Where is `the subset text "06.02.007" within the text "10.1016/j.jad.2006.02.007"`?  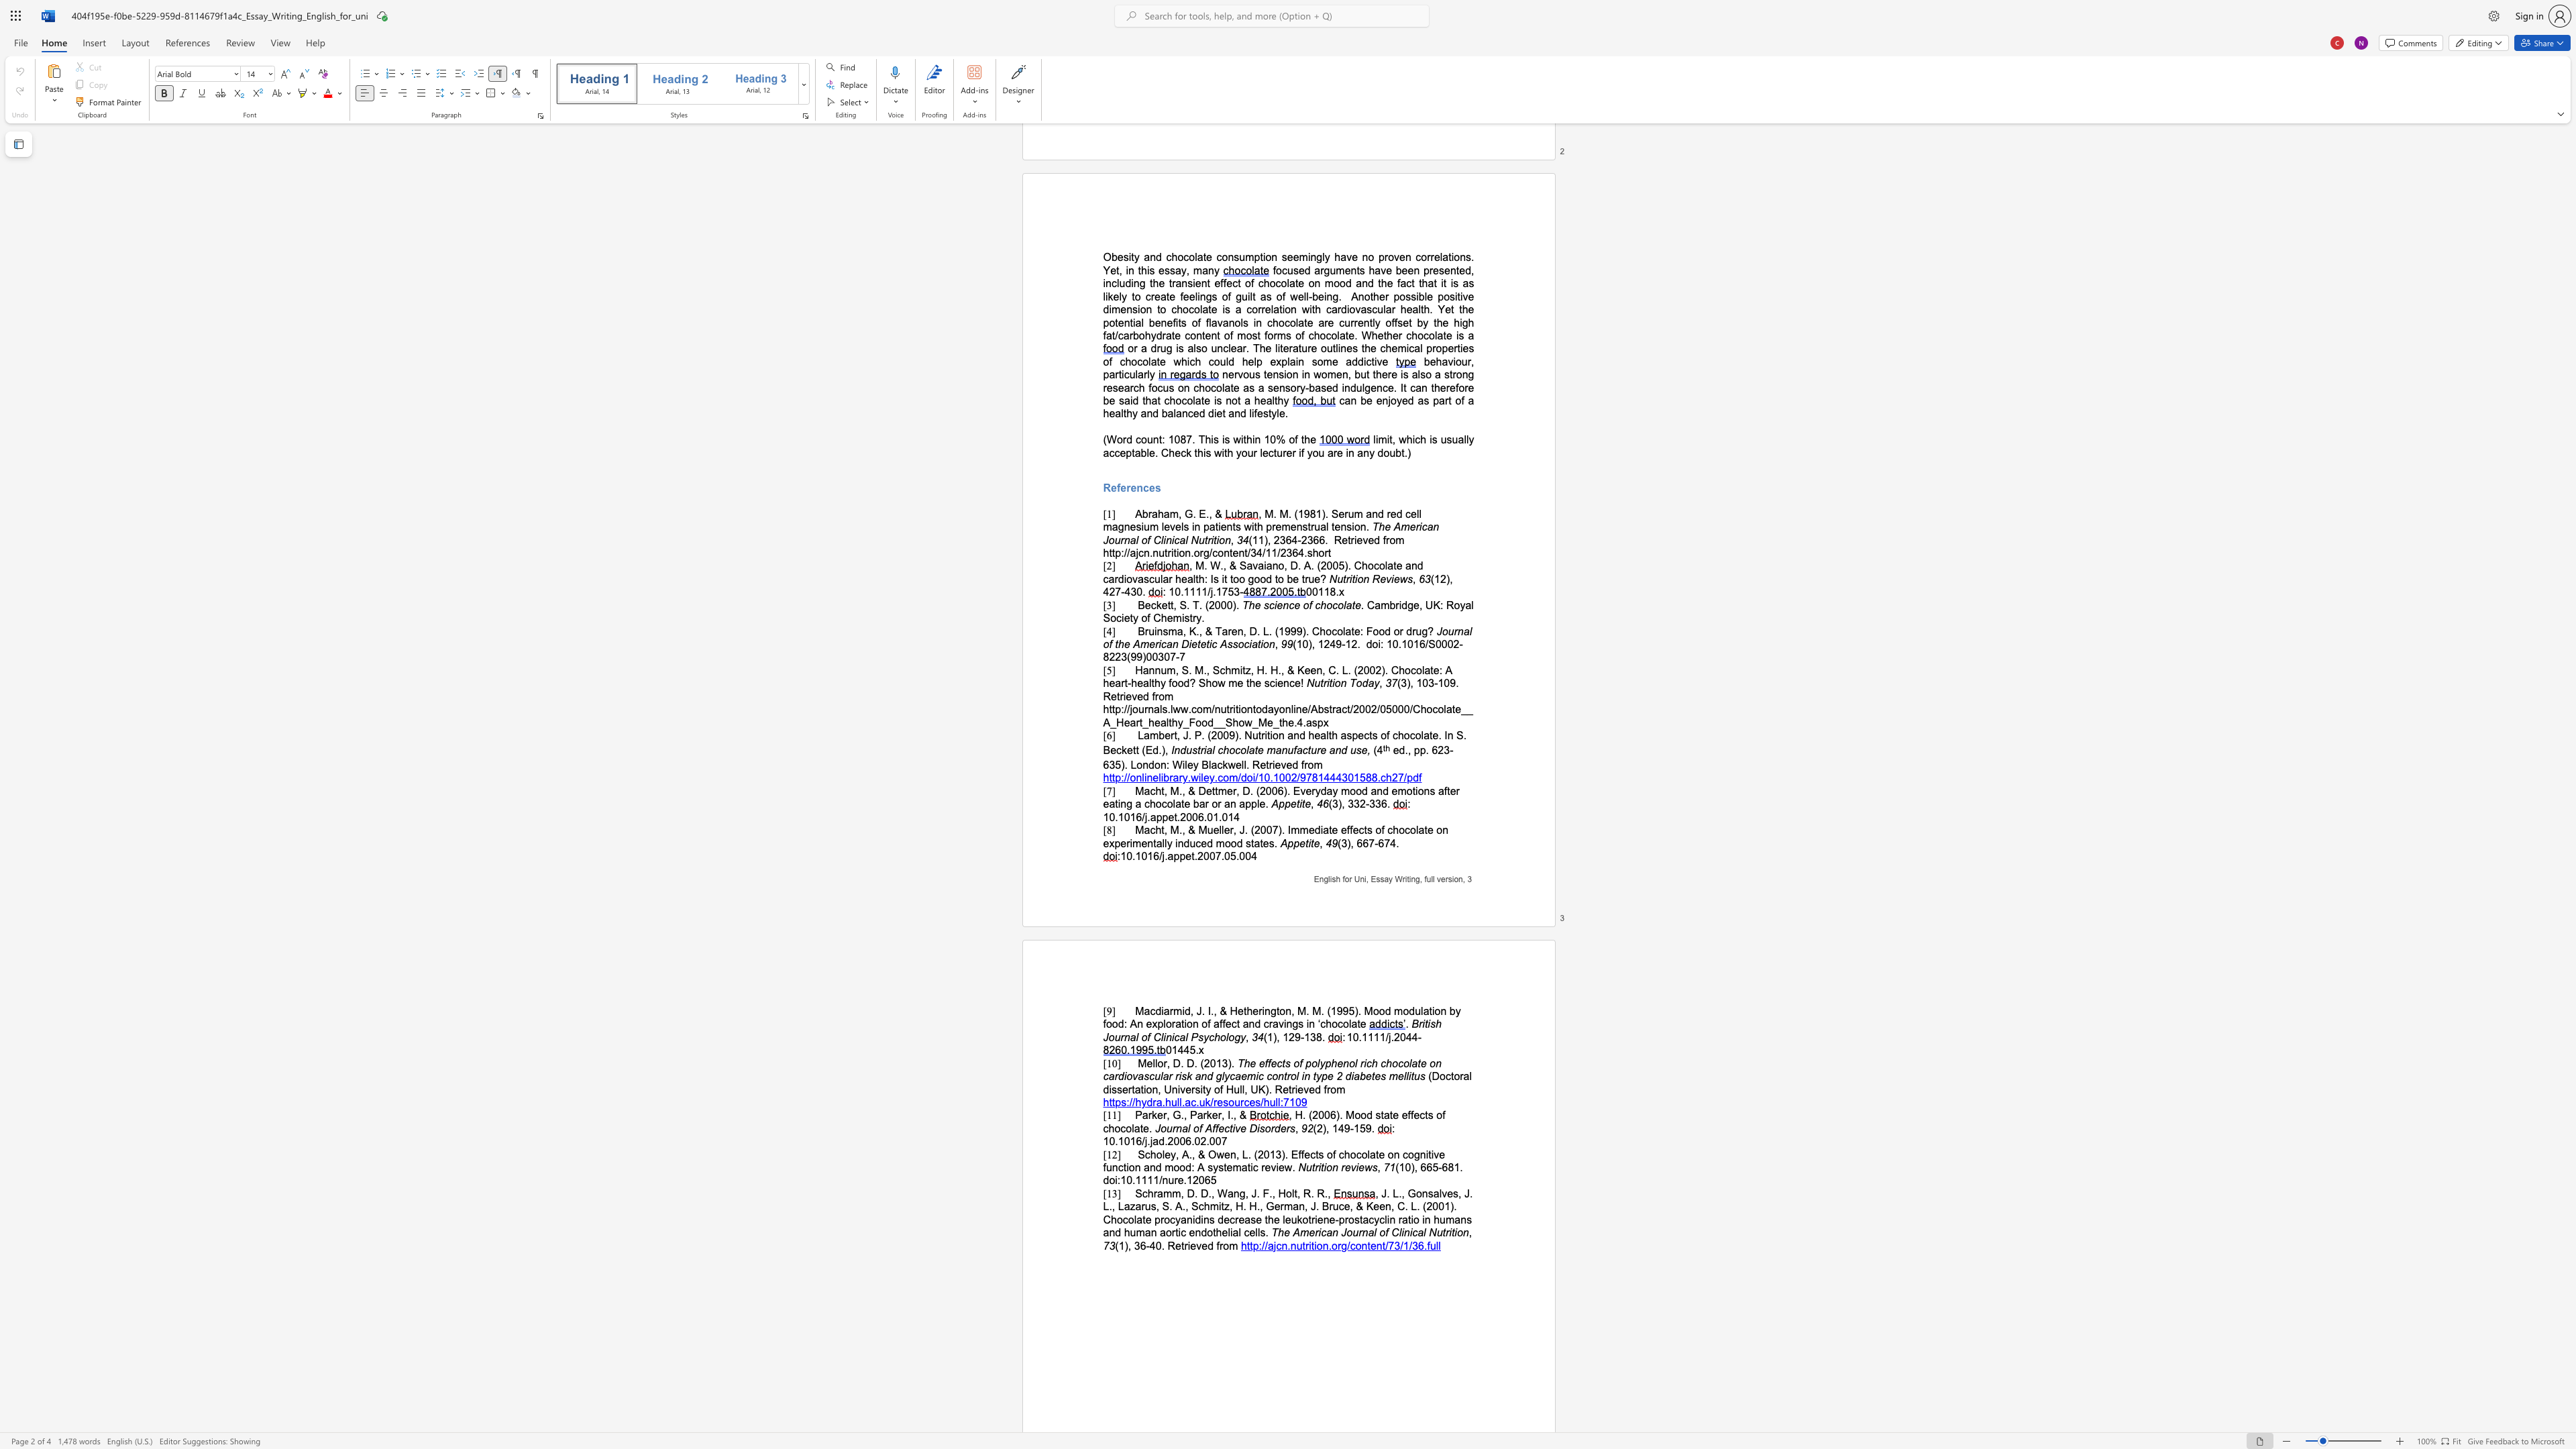
the subset text "06.02.007" within the text "10.1016/j.jad.2006.02.007" is located at coordinates (1179, 1140).